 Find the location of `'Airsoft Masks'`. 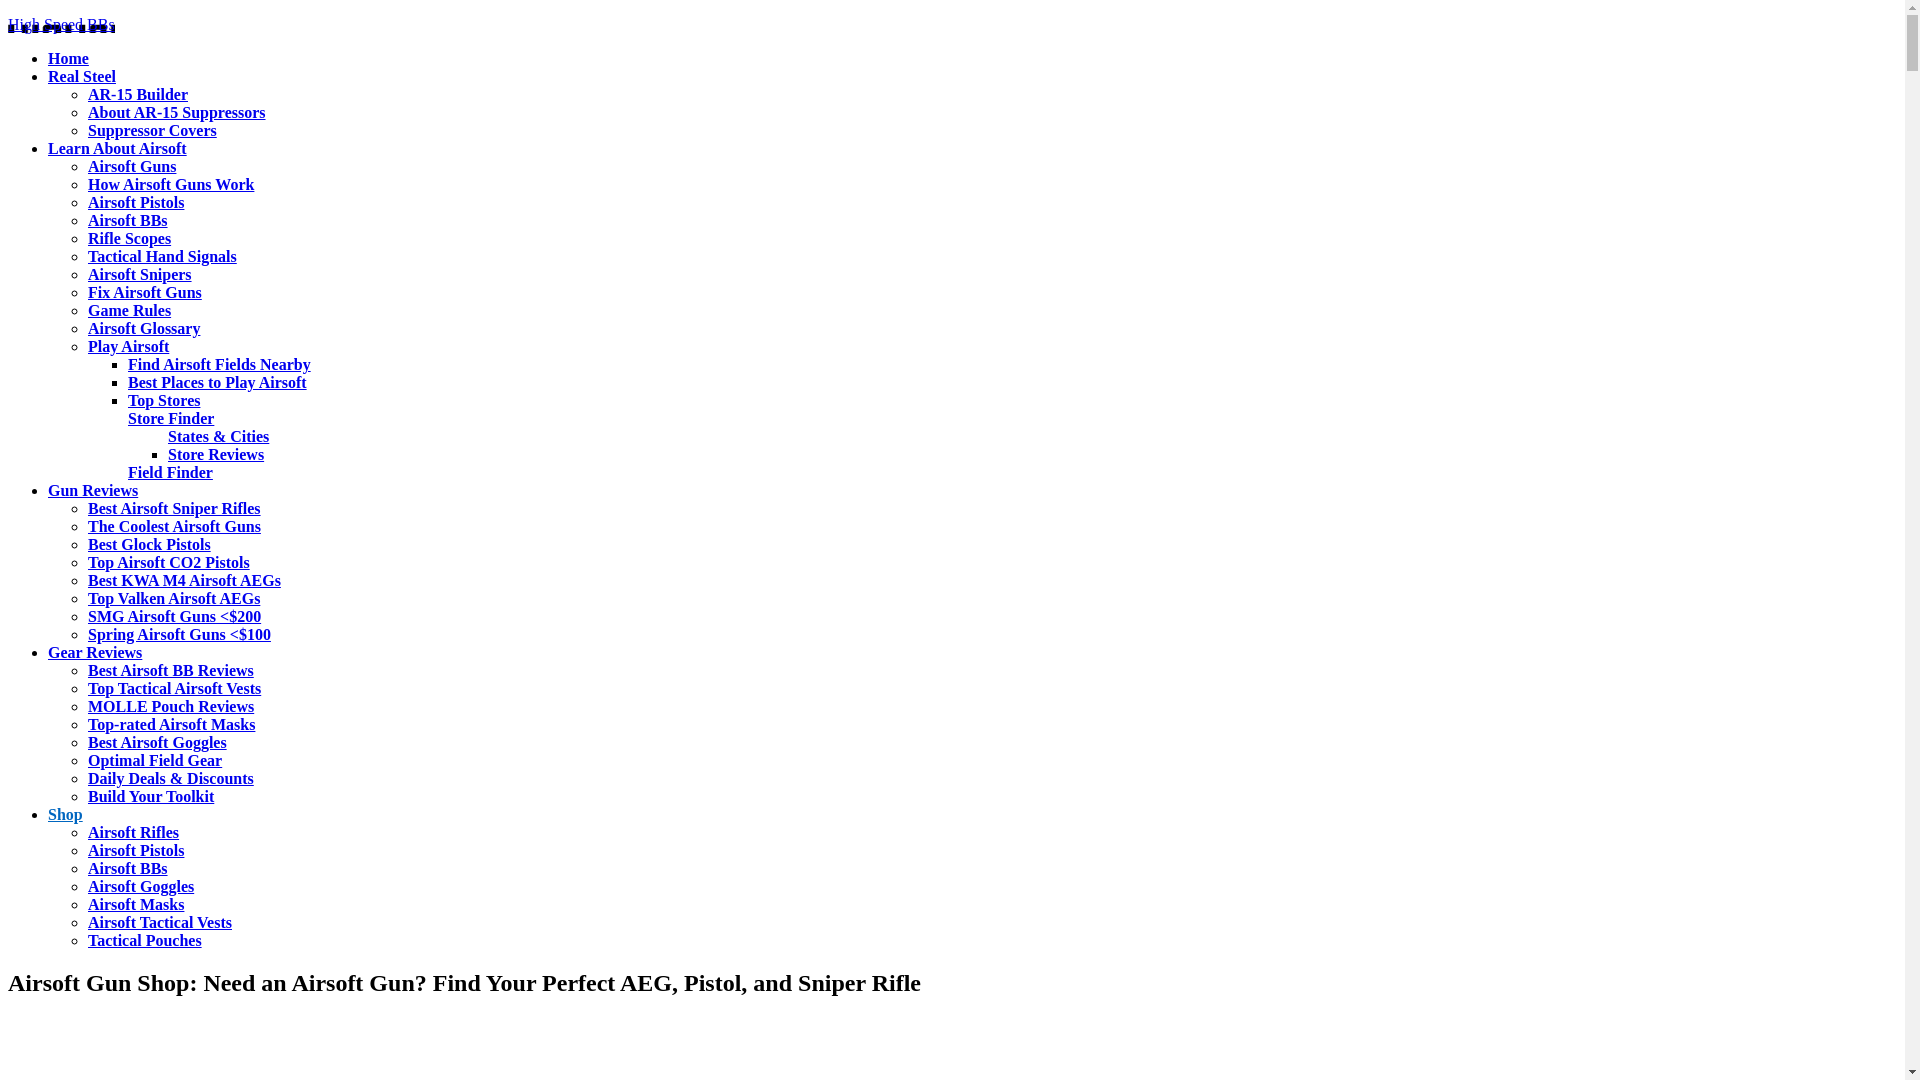

'Airsoft Masks' is located at coordinates (86, 904).